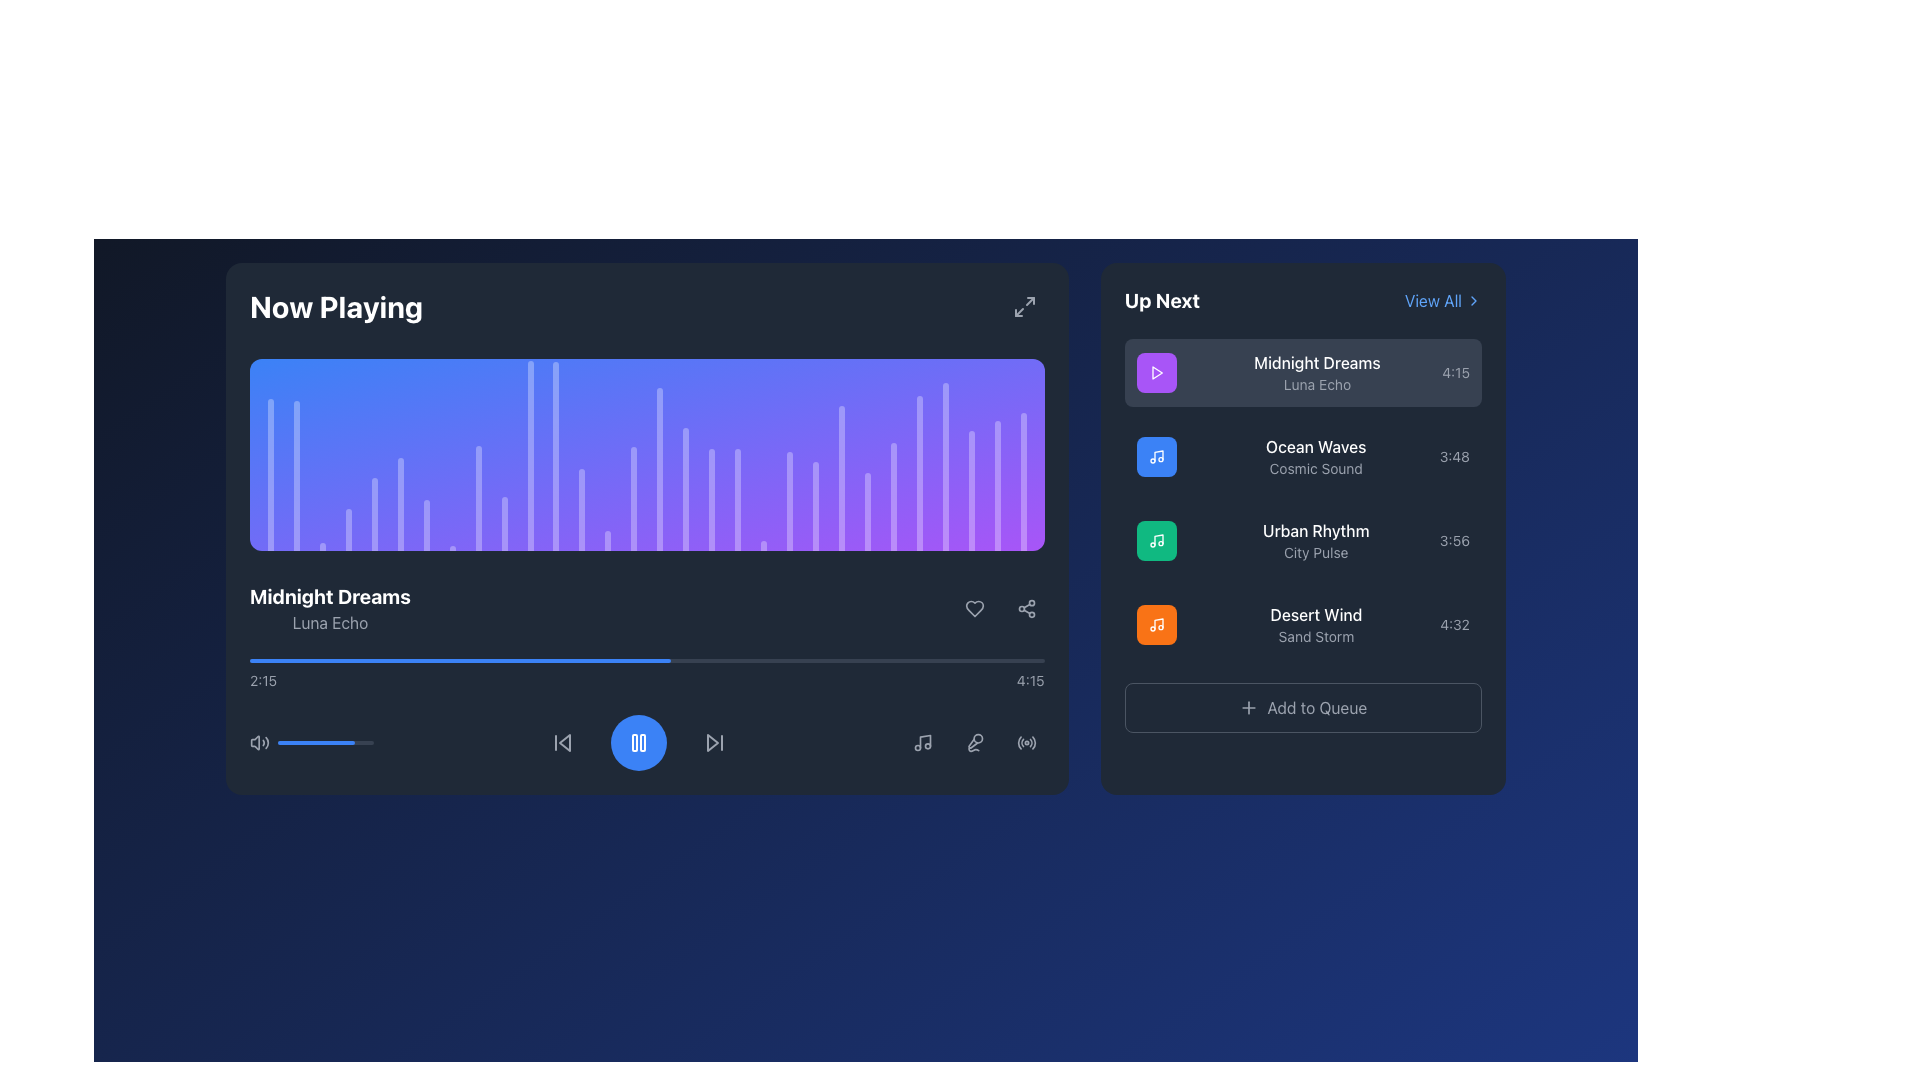  Describe the element at coordinates (971, 490) in the screenshot. I see `the 28th vertical Visual feedback bar, which is a slim semi-transparent white bar with rounded edges, located in the rightmost part of the visual feedback area within the Now Playing section` at that location.